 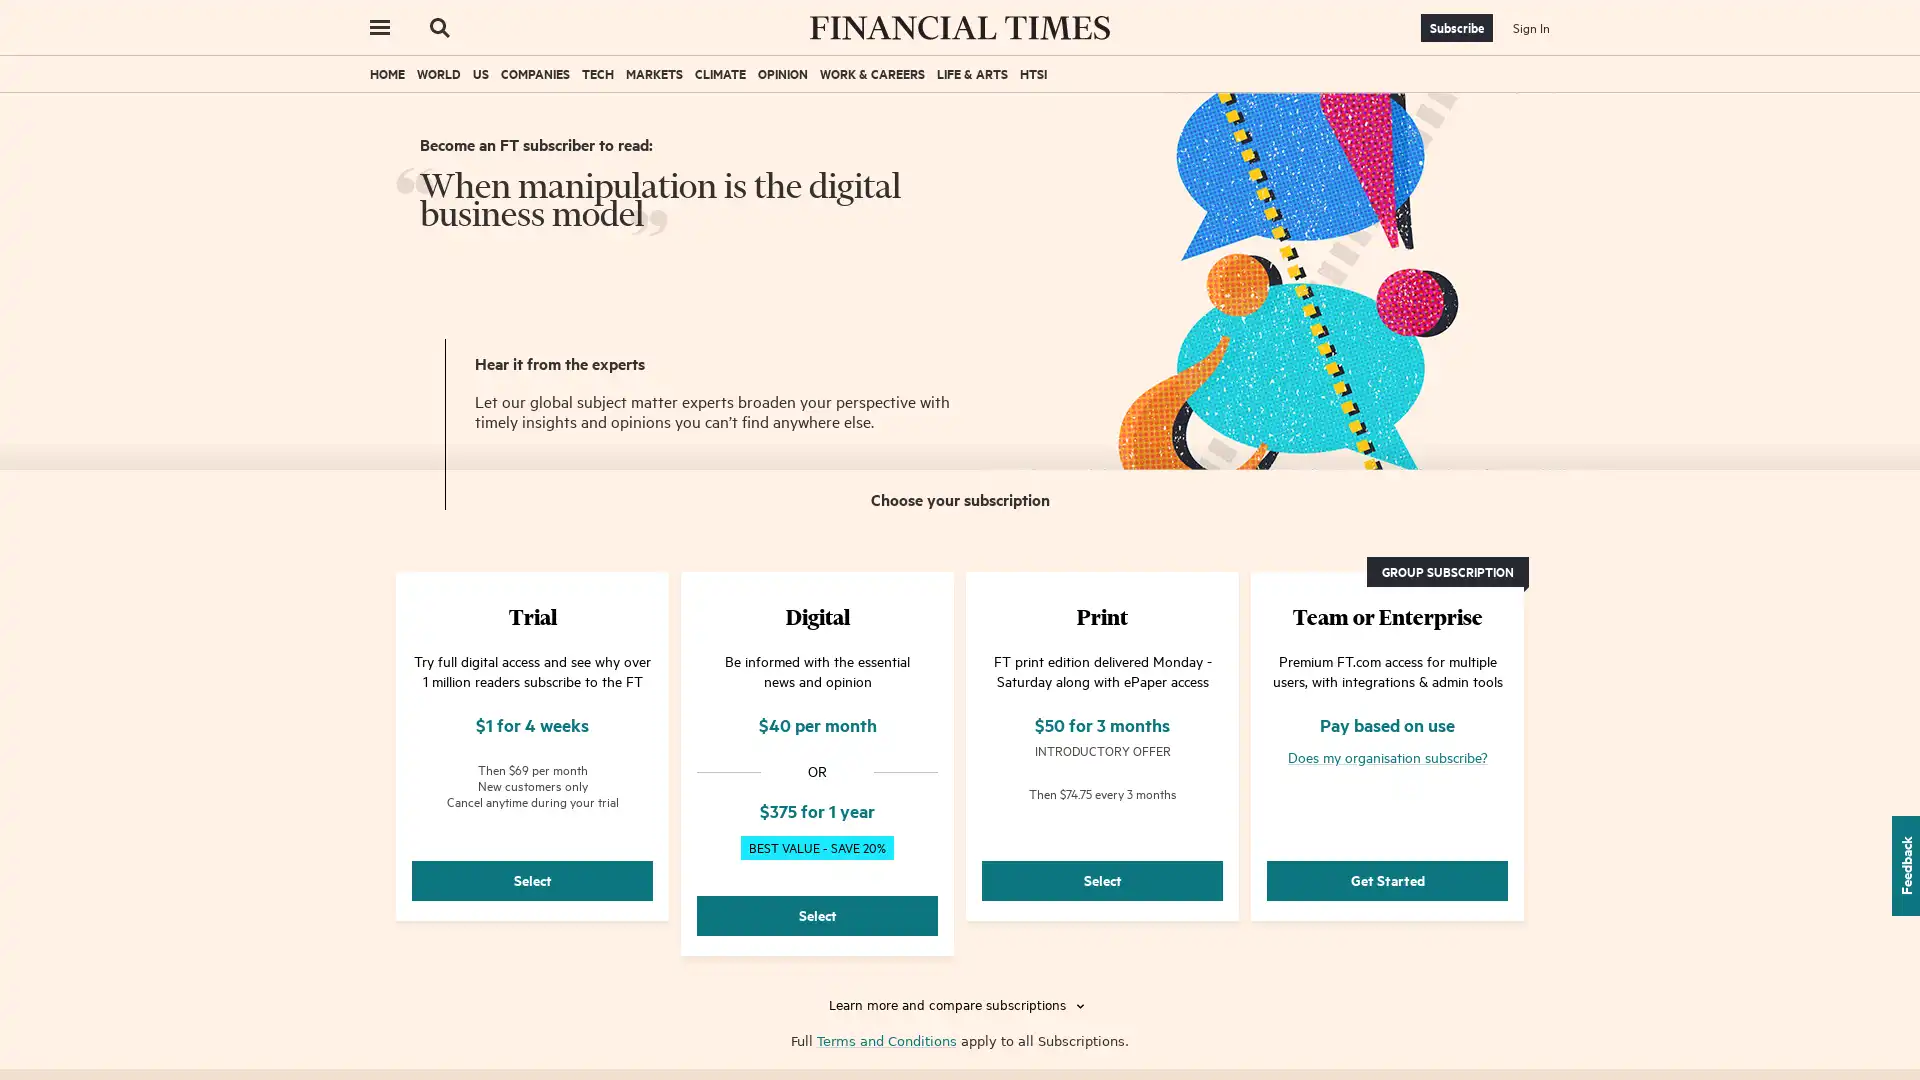 What do you see at coordinates (379, 27) in the screenshot?
I see `OPEN SIDE NAVIGATION MENU` at bounding box center [379, 27].